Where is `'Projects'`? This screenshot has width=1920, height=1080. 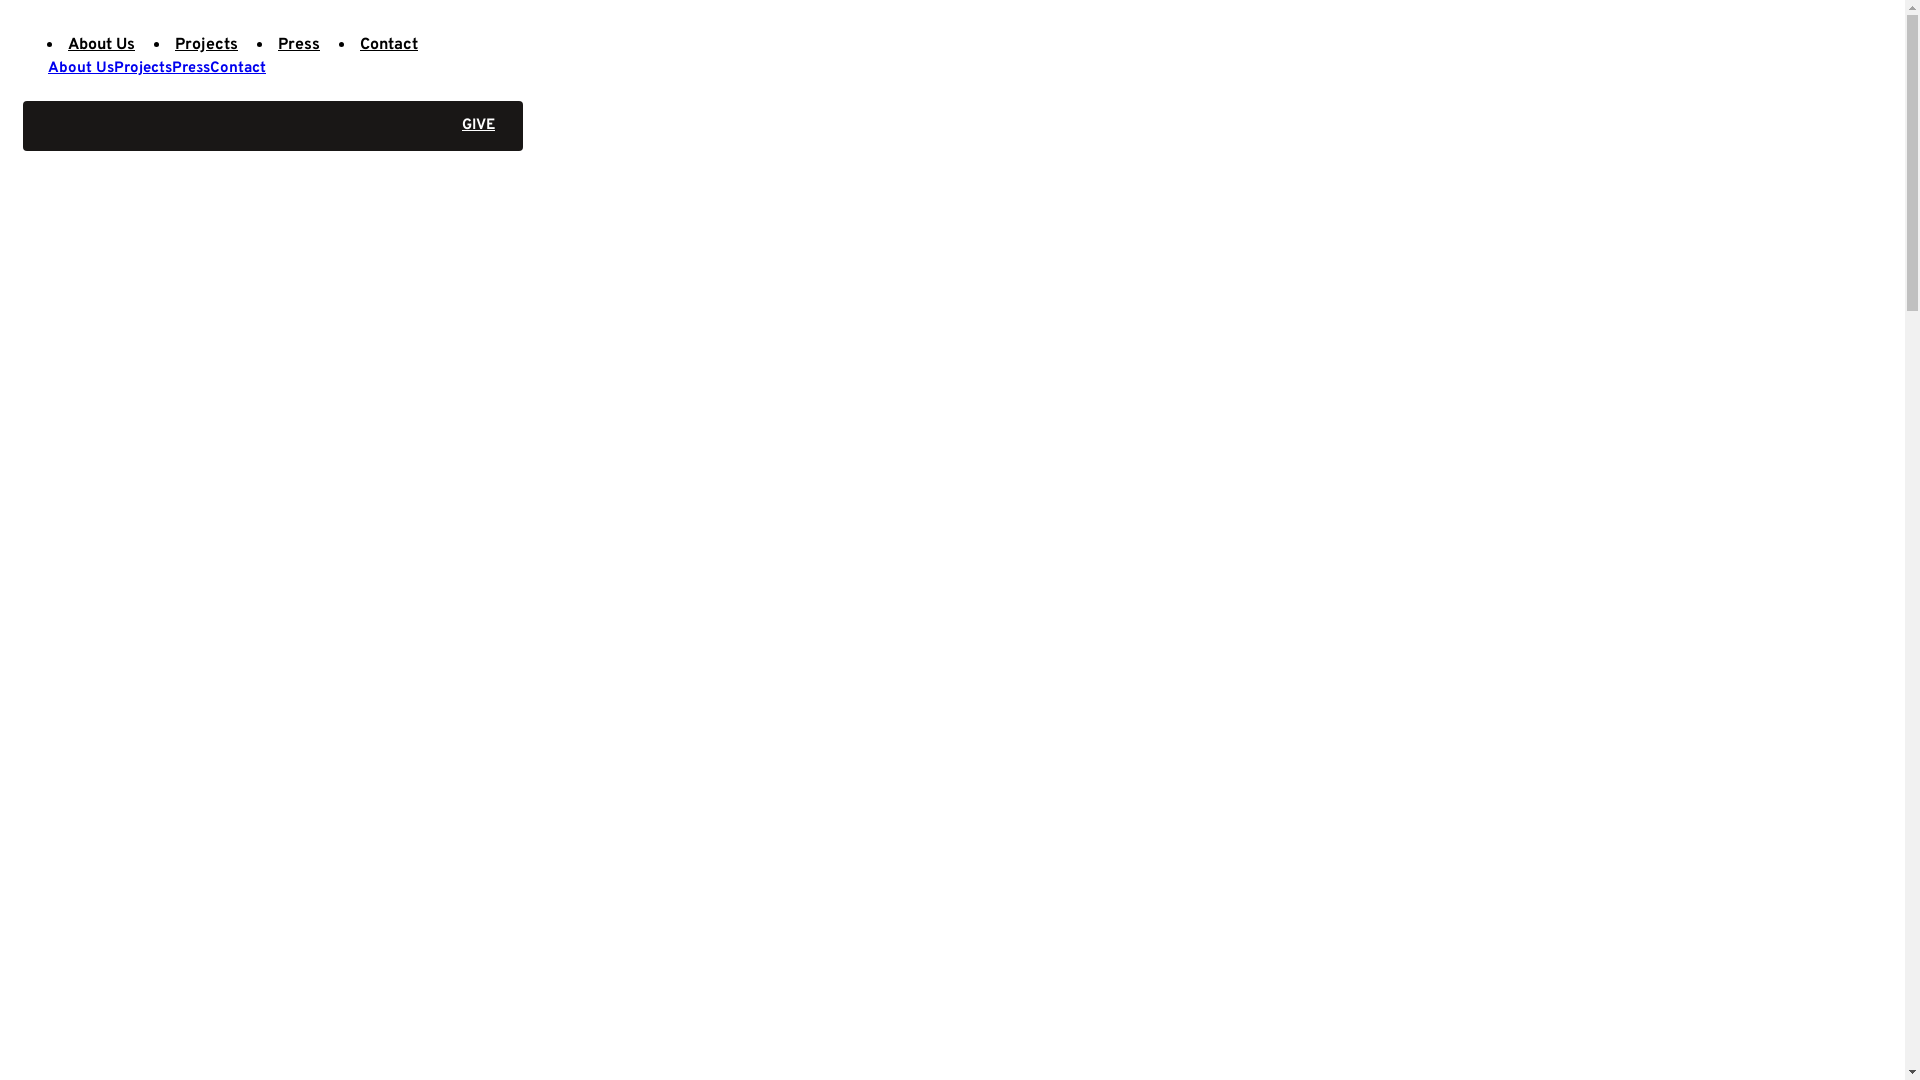 'Projects' is located at coordinates (206, 45).